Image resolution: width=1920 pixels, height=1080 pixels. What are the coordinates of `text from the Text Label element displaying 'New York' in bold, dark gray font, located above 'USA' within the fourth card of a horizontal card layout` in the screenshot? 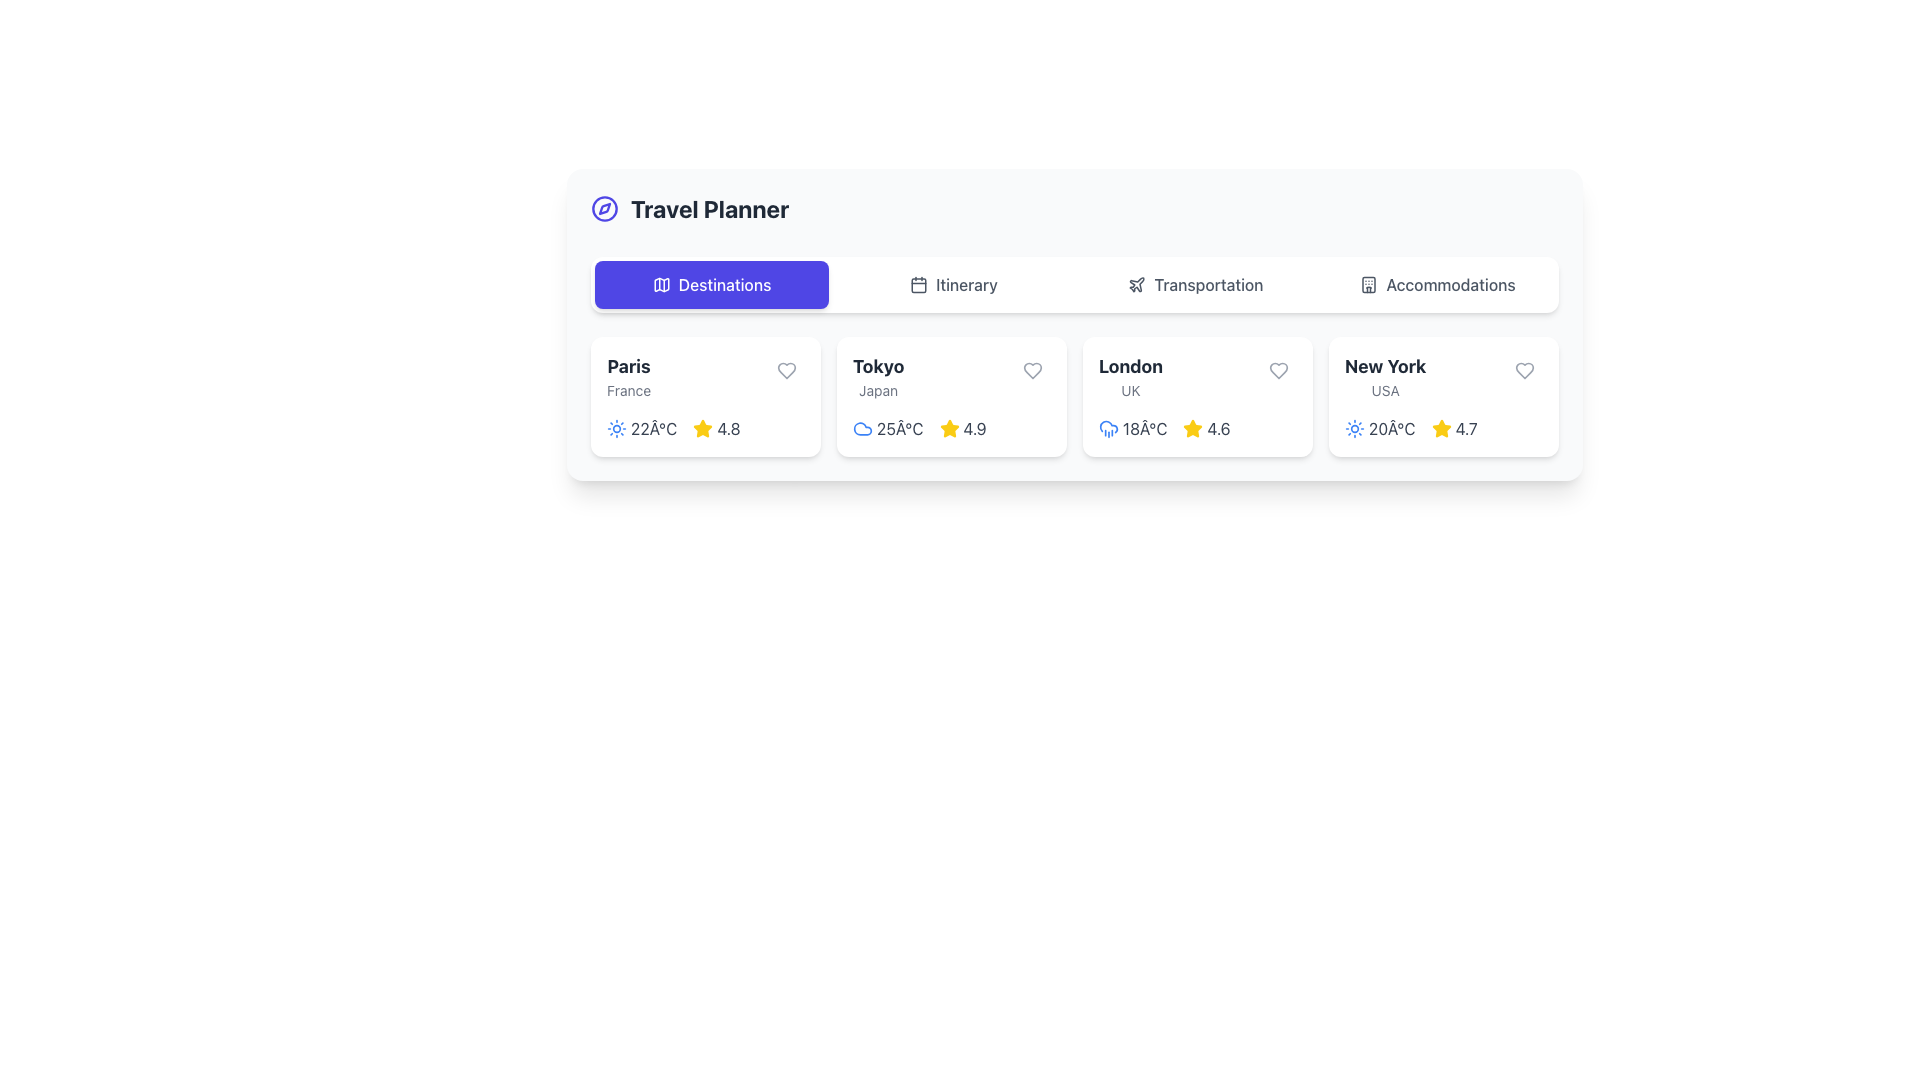 It's located at (1384, 377).